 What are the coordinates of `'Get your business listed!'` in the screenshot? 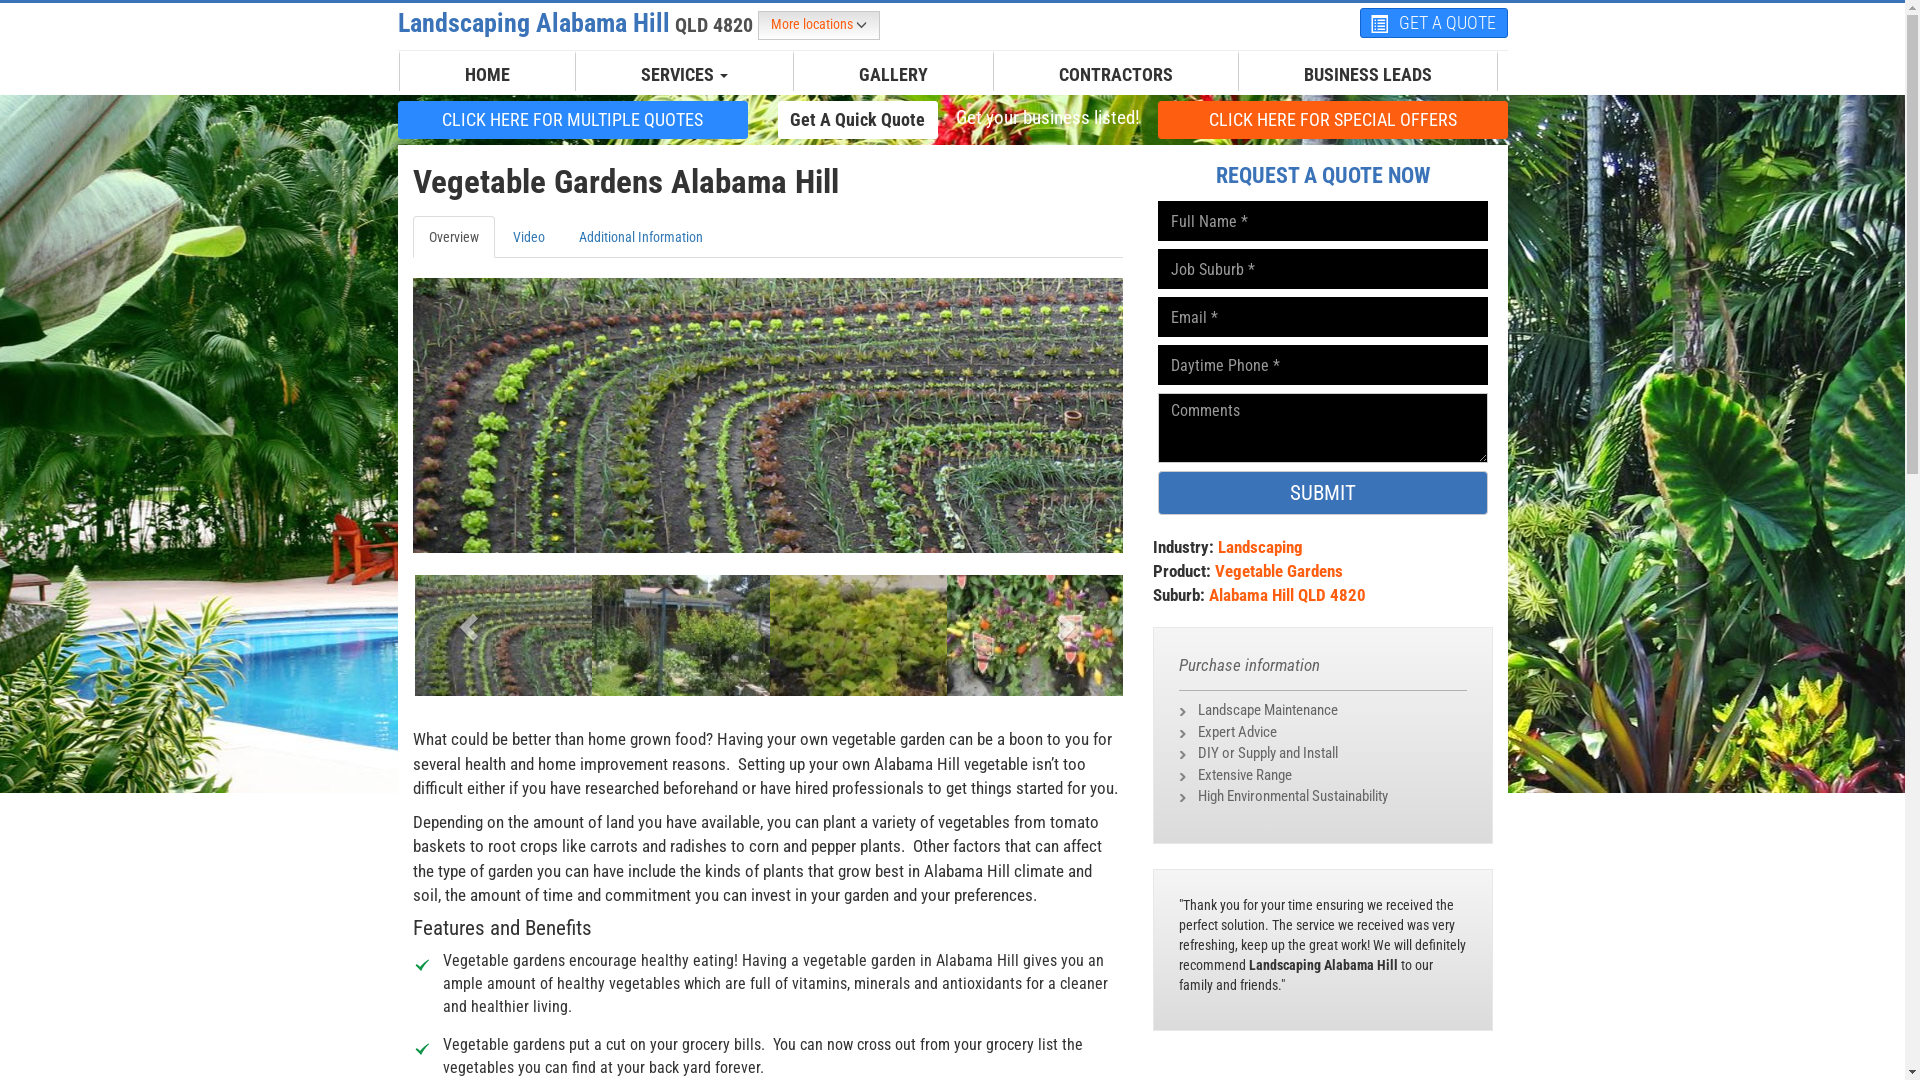 It's located at (1045, 118).